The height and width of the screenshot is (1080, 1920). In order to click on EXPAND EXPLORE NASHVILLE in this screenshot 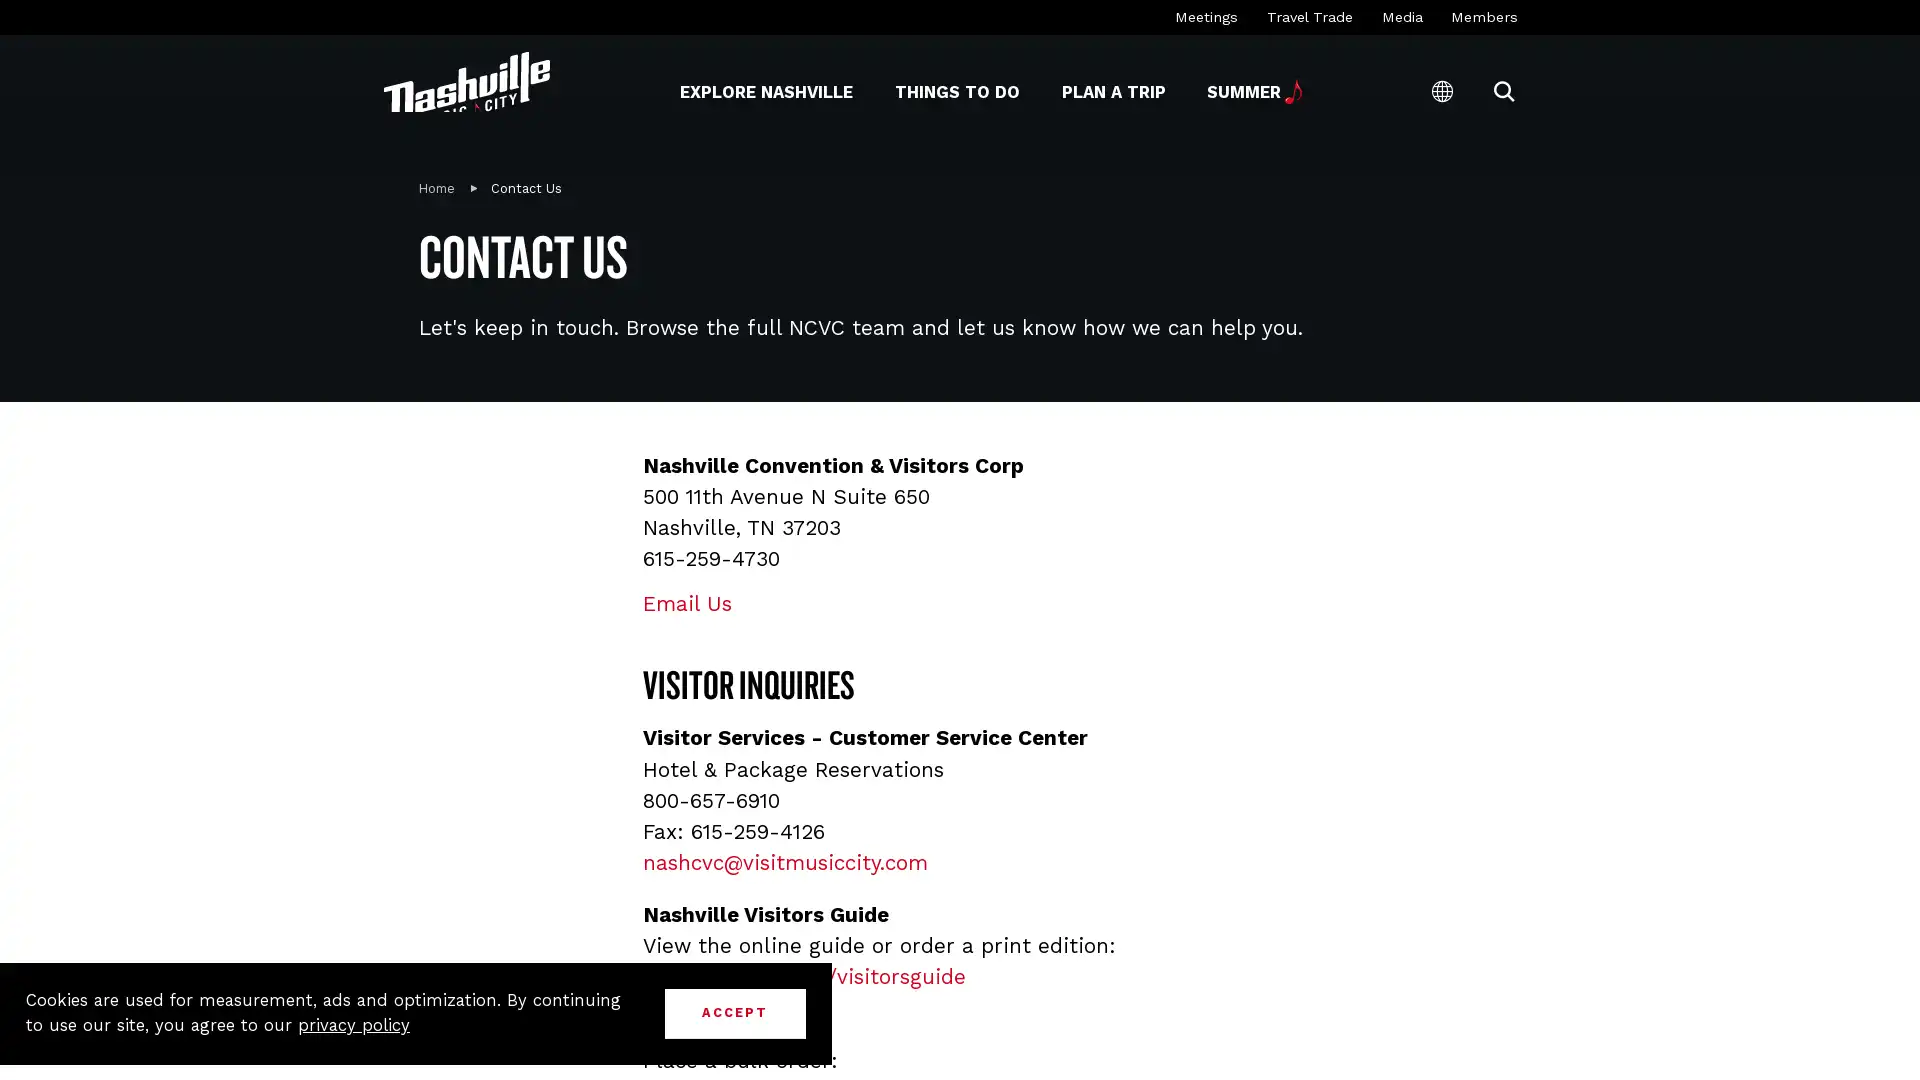, I will do `click(679, 91)`.